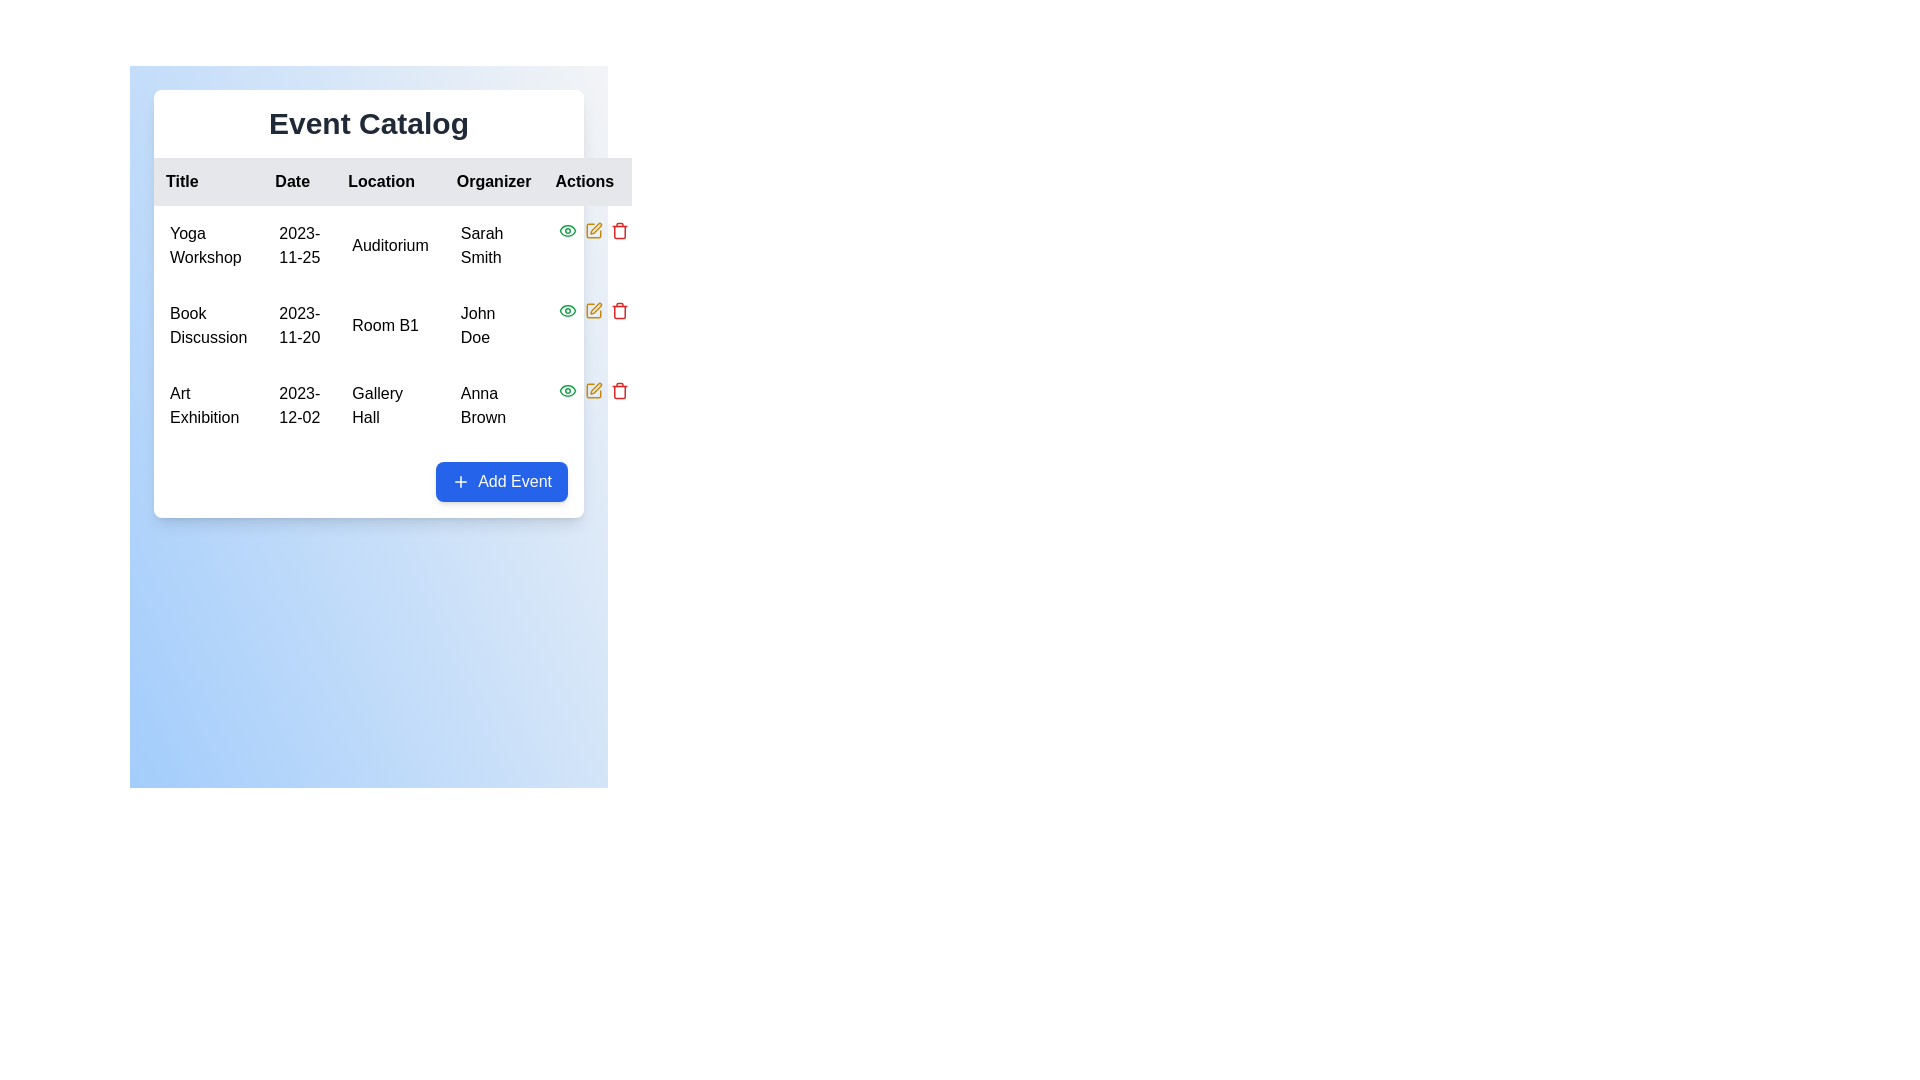 This screenshot has width=1920, height=1080. What do you see at coordinates (566, 230) in the screenshot?
I see `the eye icon button in the 'Actions' column of the second row of the data grid` at bounding box center [566, 230].